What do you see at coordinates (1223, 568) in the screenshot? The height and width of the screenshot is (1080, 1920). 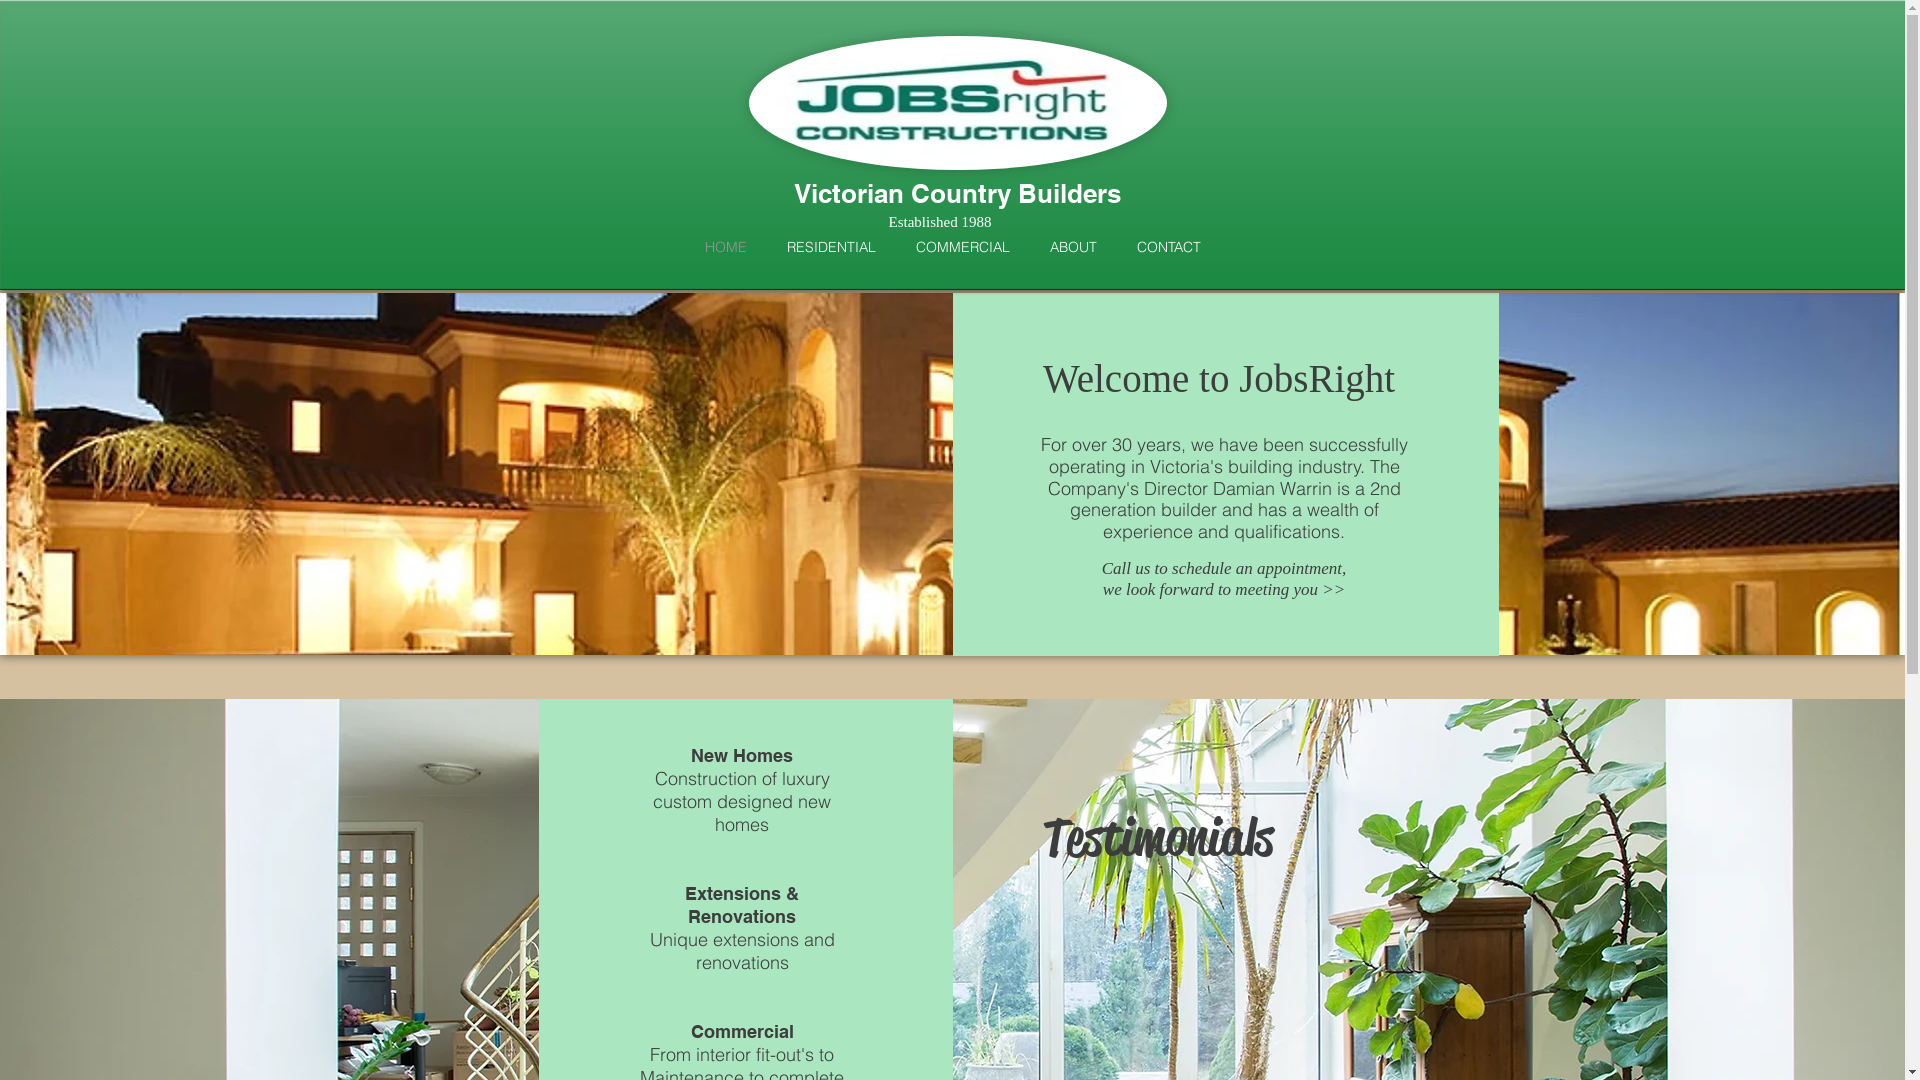 I see `'Call us to schedule an appointment,'` at bounding box center [1223, 568].